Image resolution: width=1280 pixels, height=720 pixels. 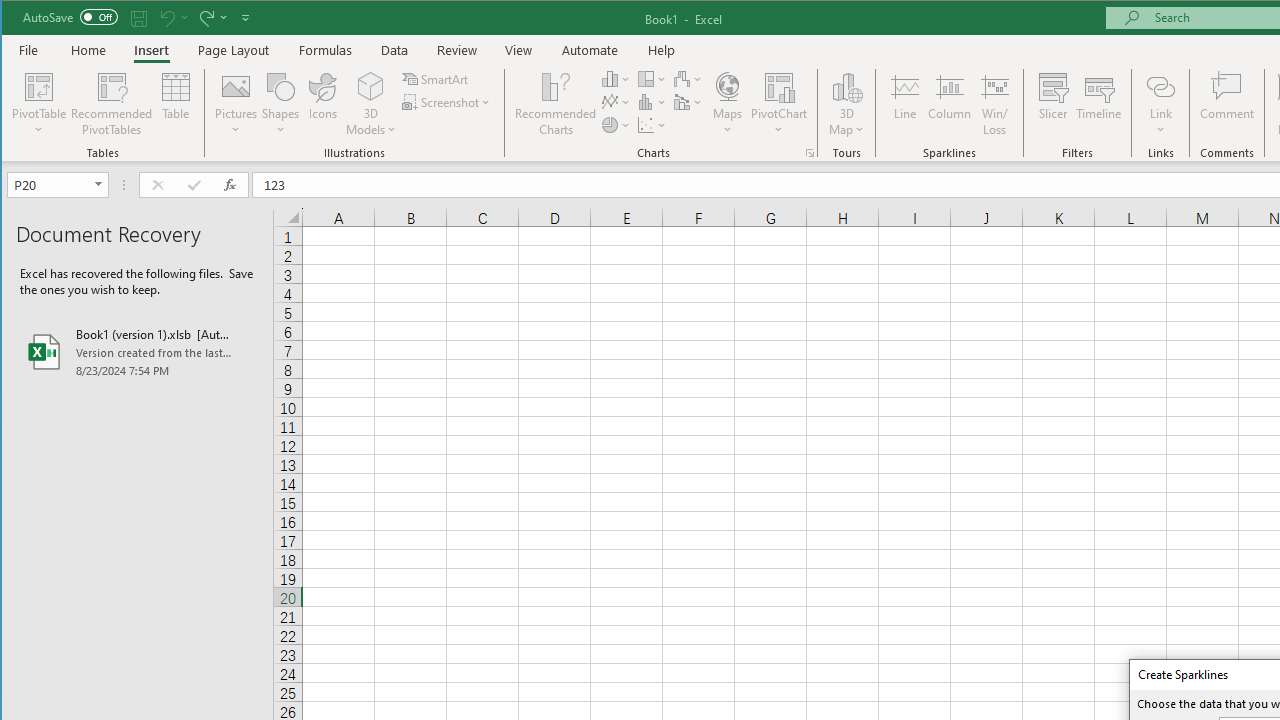 What do you see at coordinates (778, 85) in the screenshot?
I see `'PivotChart'` at bounding box center [778, 85].